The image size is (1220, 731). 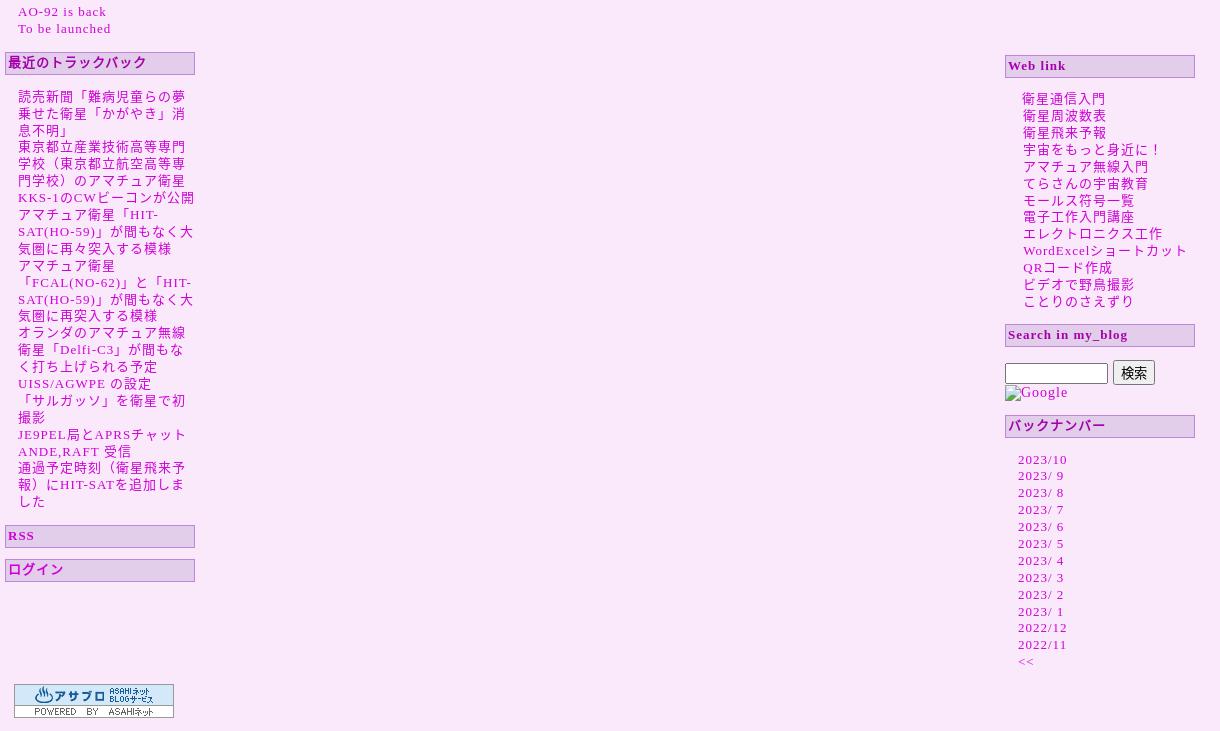 I want to click on '通過予定時刻（衛星飛来予報）にHIT-SATを追加しました', so click(x=100, y=484).